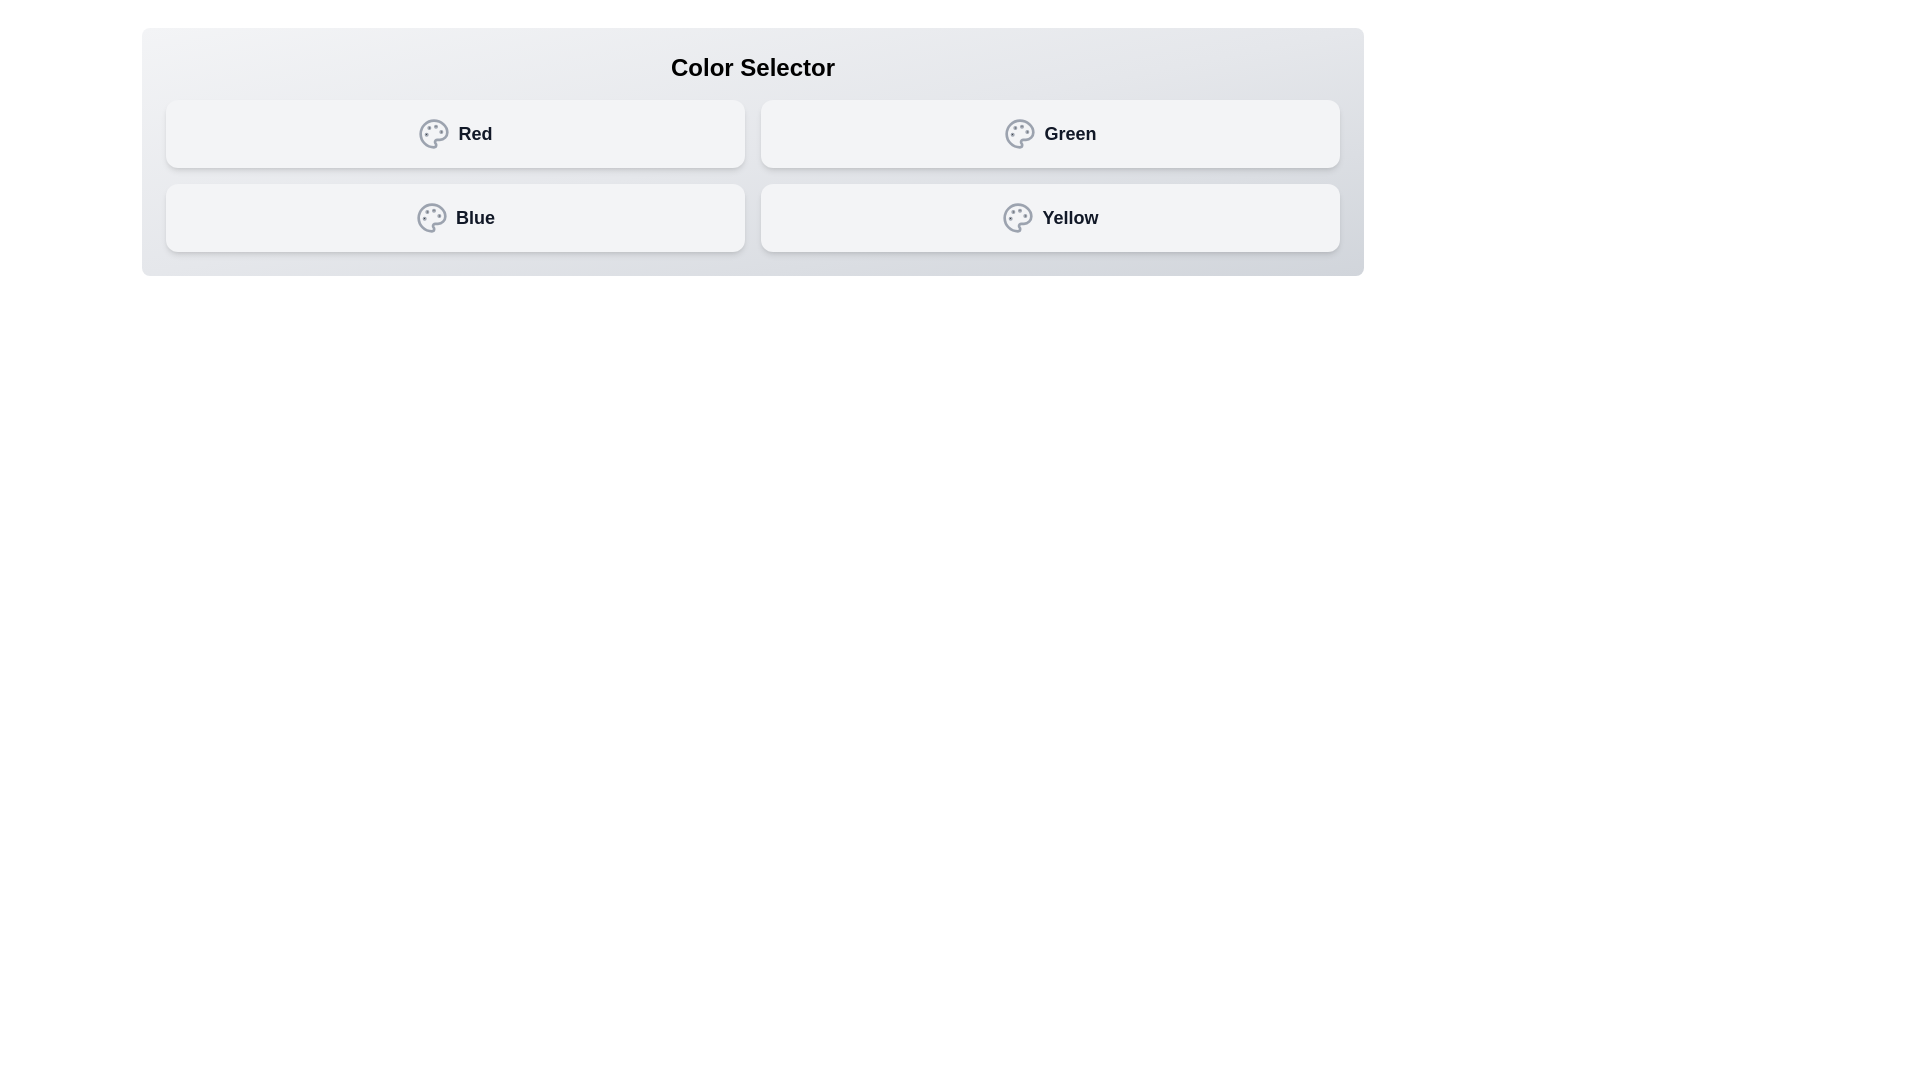 This screenshot has width=1920, height=1080. Describe the element at coordinates (454, 218) in the screenshot. I see `the color Blue by clicking its button` at that location.